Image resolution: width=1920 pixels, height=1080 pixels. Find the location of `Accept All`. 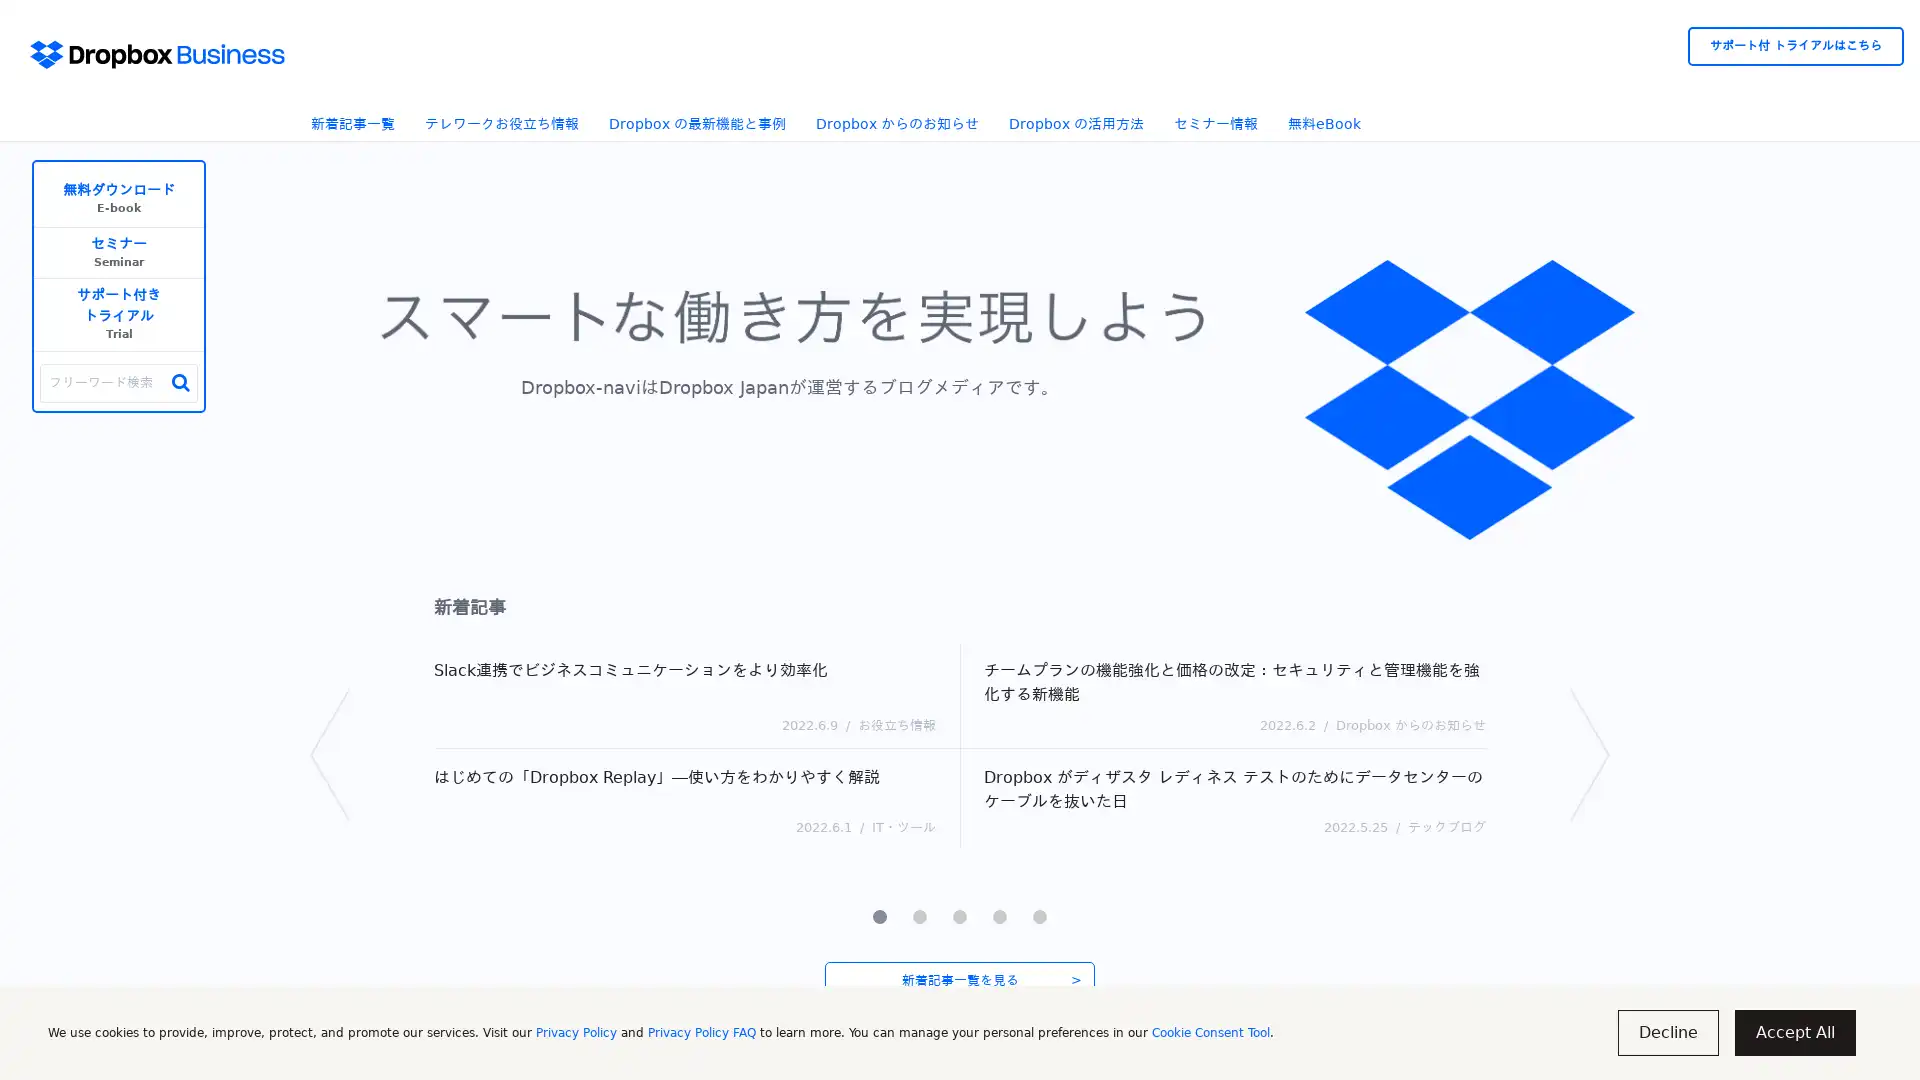

Accept All is located at coordinates (1795, 1033).